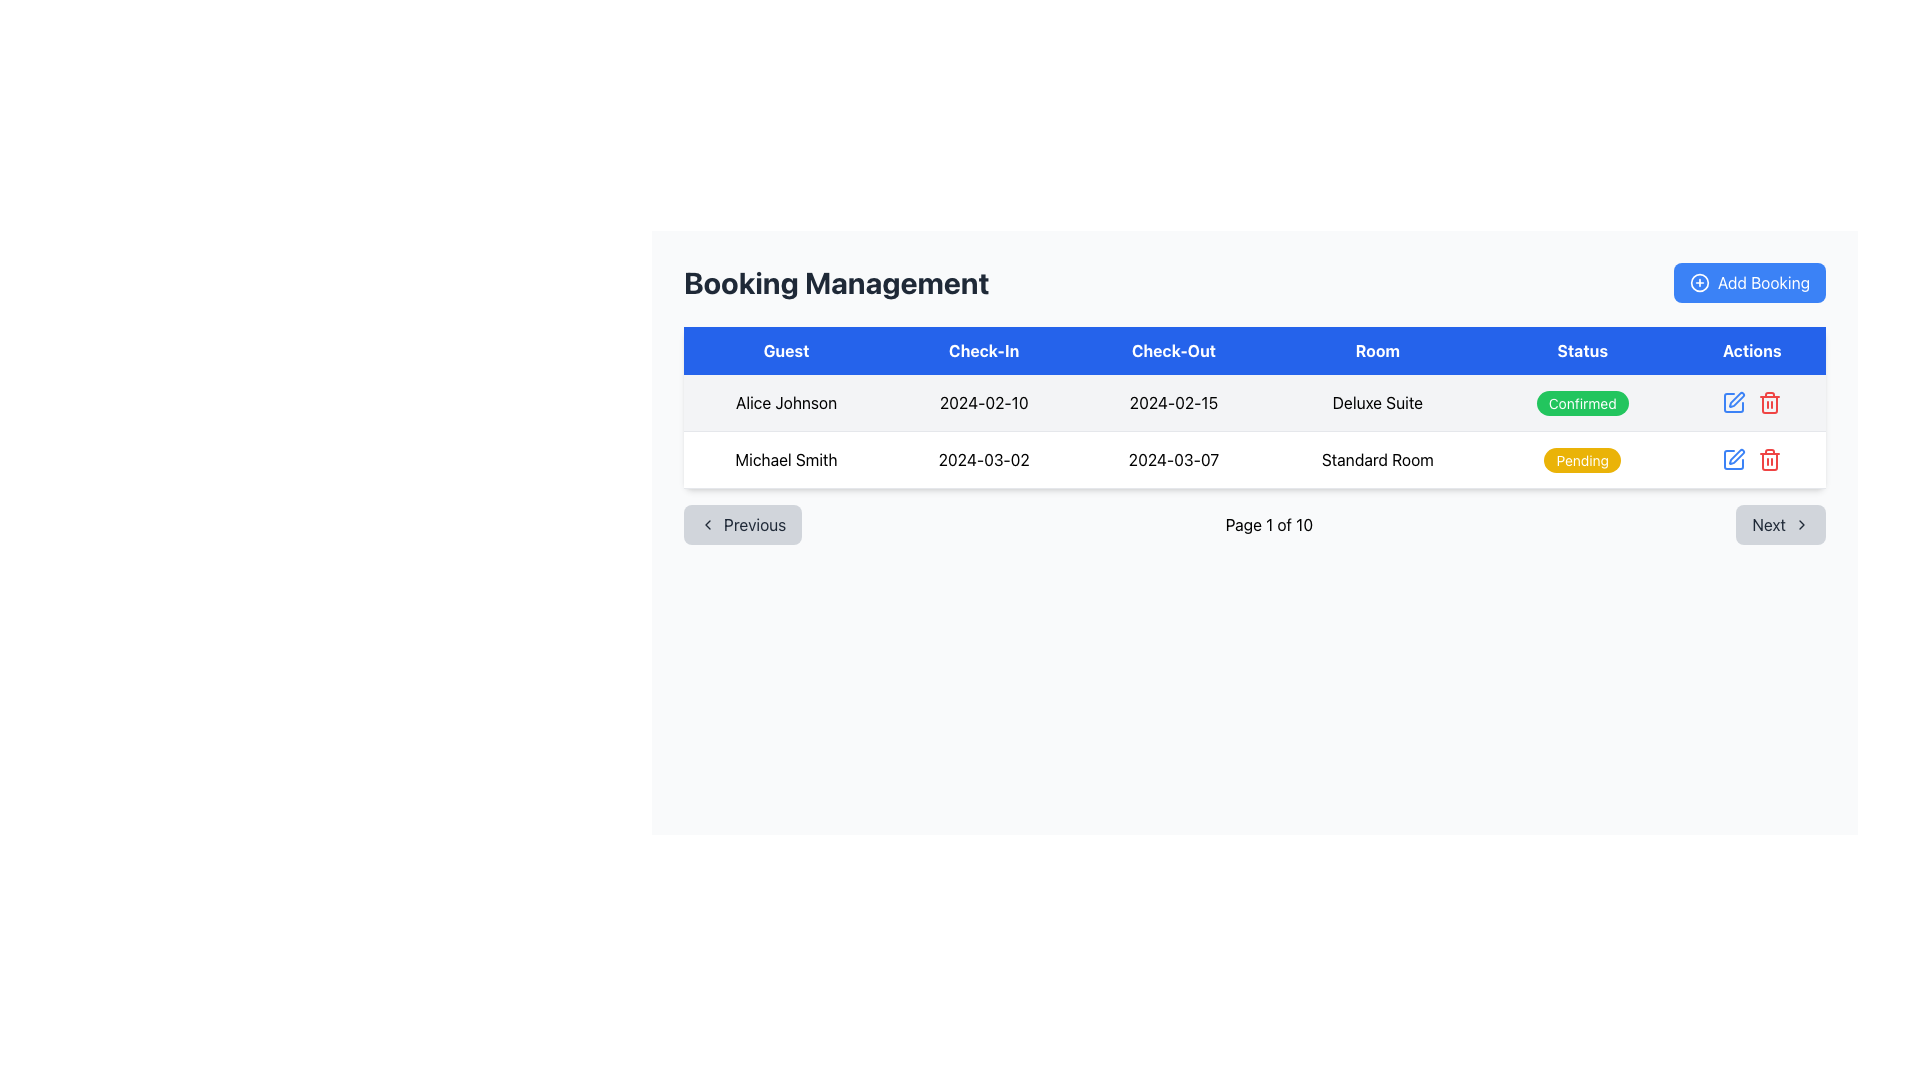 Image resolution: width=1920 pixels, height=1080 pixels. I want to click on the Edit Icon in the Actions column of the second row to initiate editing the associated booking entry, so click(1736, 456).